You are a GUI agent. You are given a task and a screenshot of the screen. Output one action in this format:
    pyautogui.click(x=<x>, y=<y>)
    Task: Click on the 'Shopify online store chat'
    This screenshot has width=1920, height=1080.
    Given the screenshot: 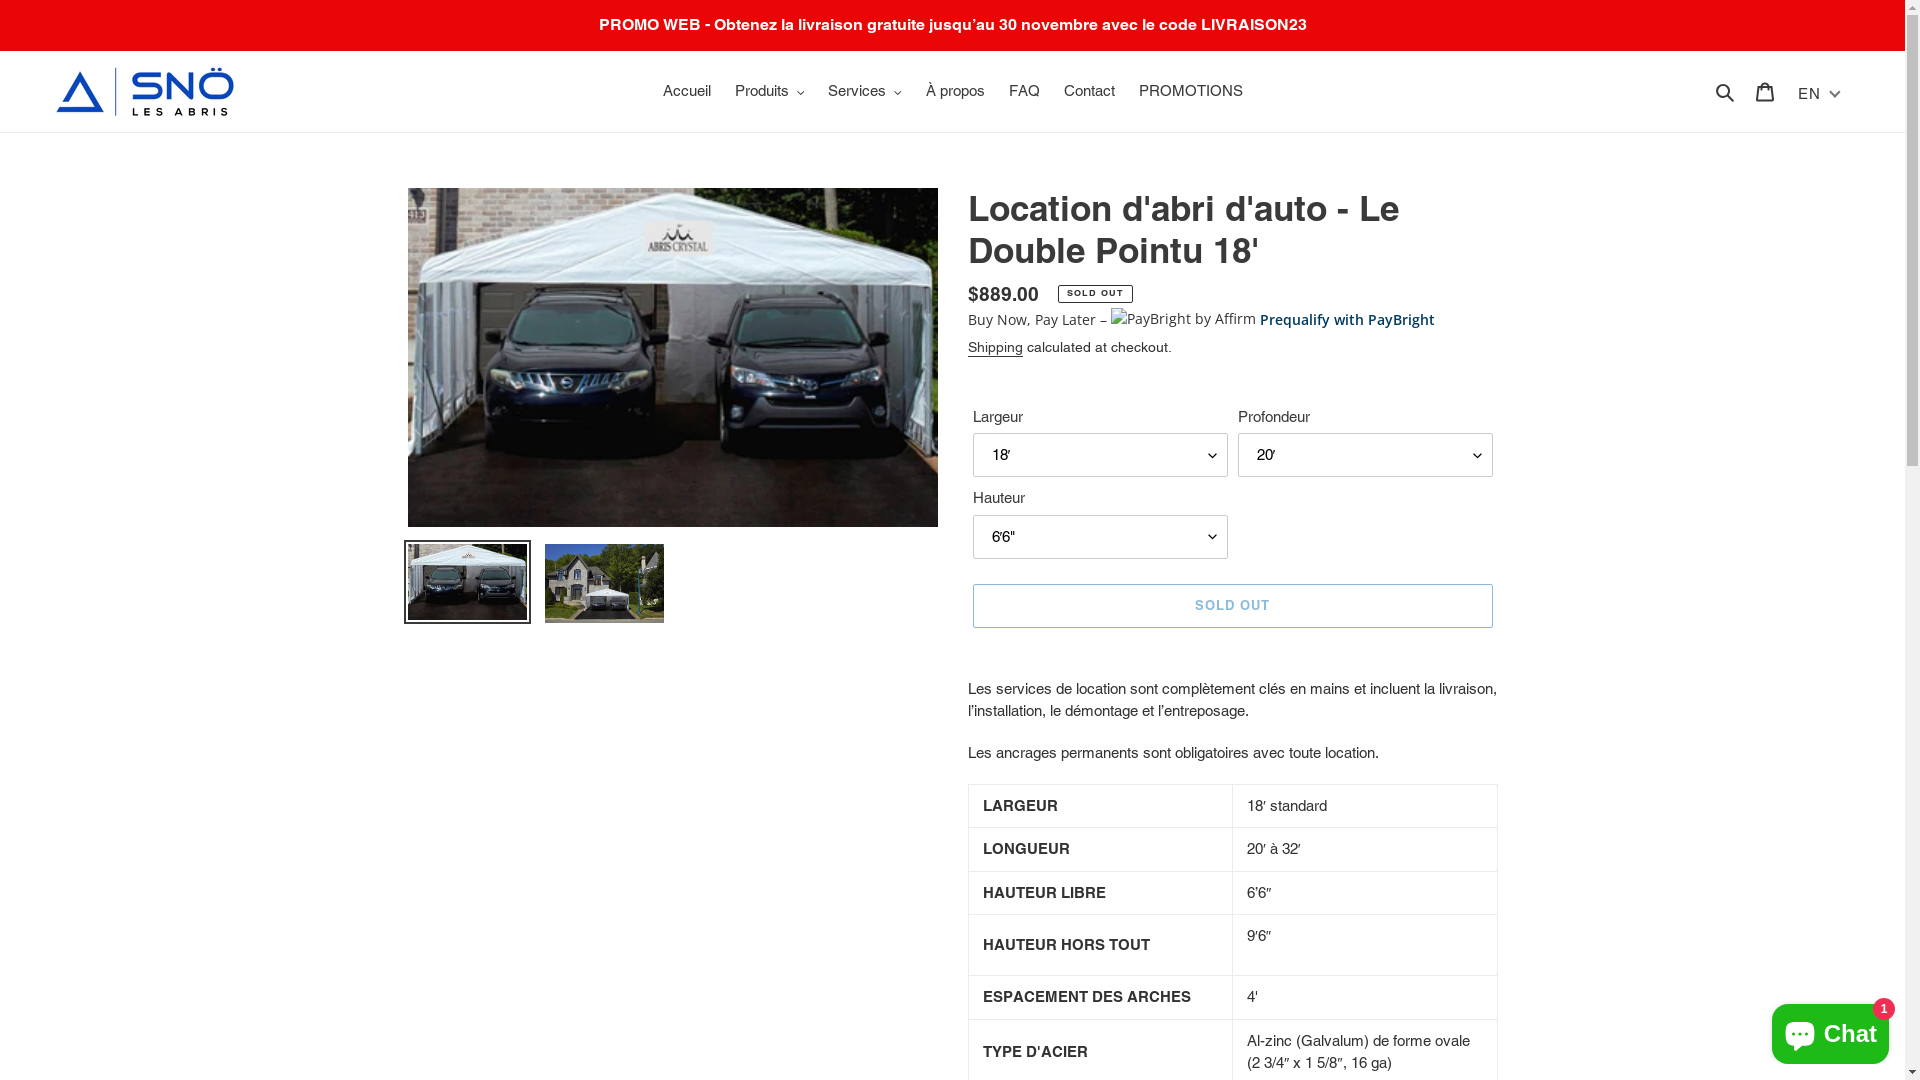 What is the action you would take?
    pyautogui.click(x=1830, y=1029)
    